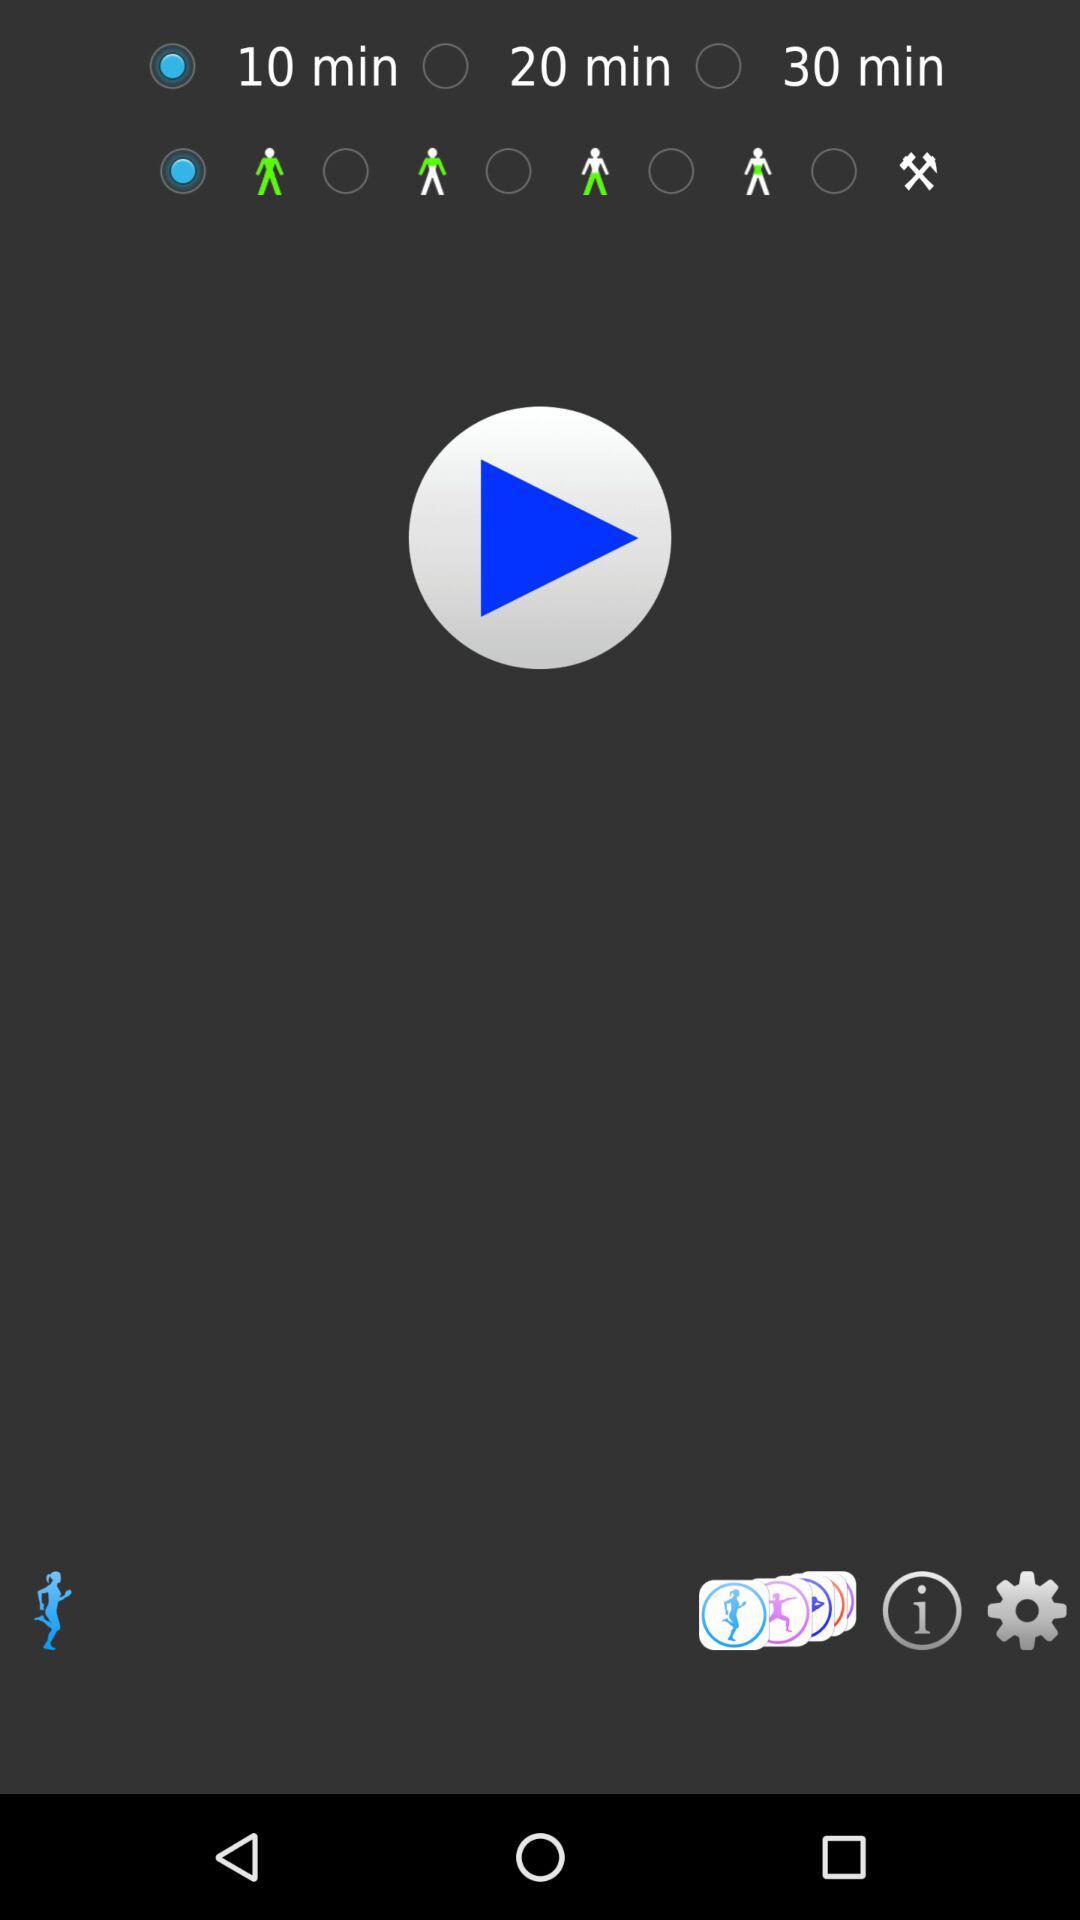 The width and height of the screenshot is (1080, 1920). What do you see at coordinates (540, 537) in the screenshot?
I see `shows play button` at bounding box center [540, 537].